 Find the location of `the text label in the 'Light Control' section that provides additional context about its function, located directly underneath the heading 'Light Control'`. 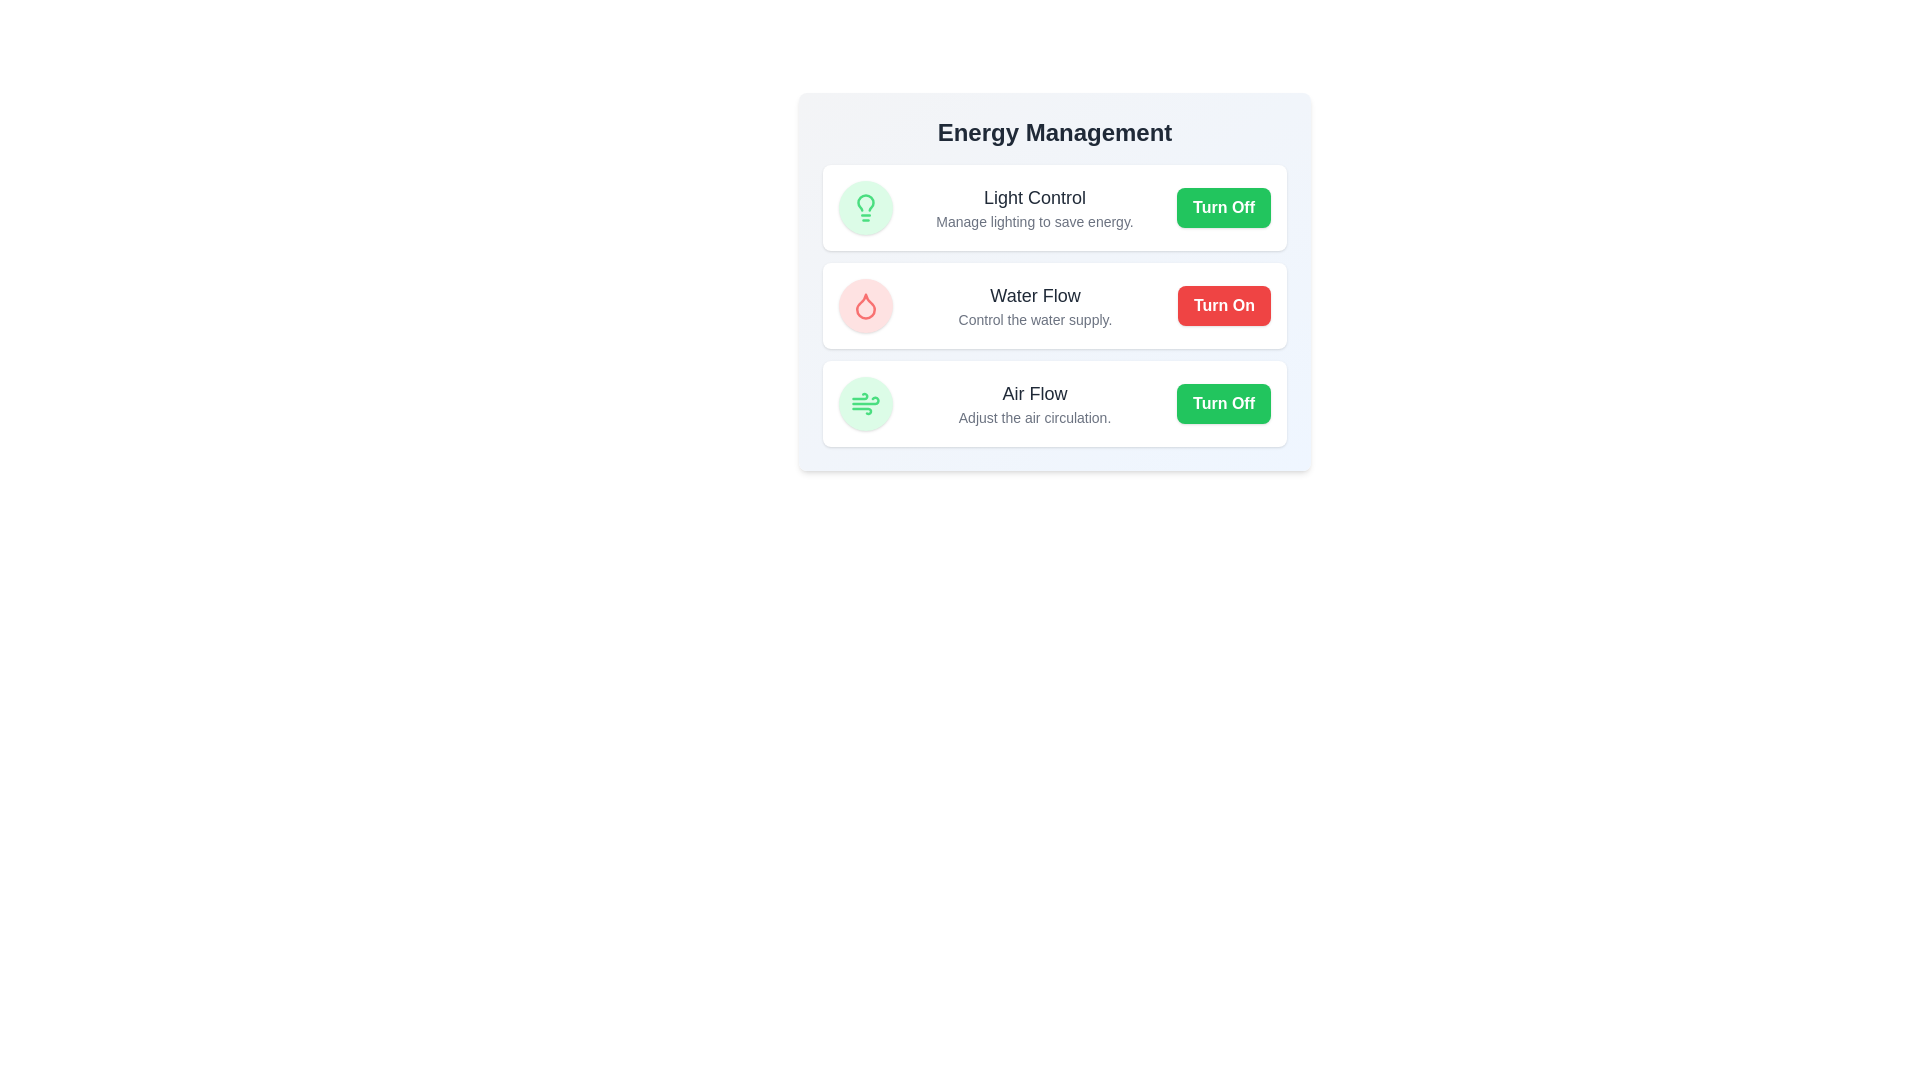

the text label in the 'Light Control' section that provides additional context about its function, located directly underneath the heading 'Light Control' is located at coordinates (1035, 222).